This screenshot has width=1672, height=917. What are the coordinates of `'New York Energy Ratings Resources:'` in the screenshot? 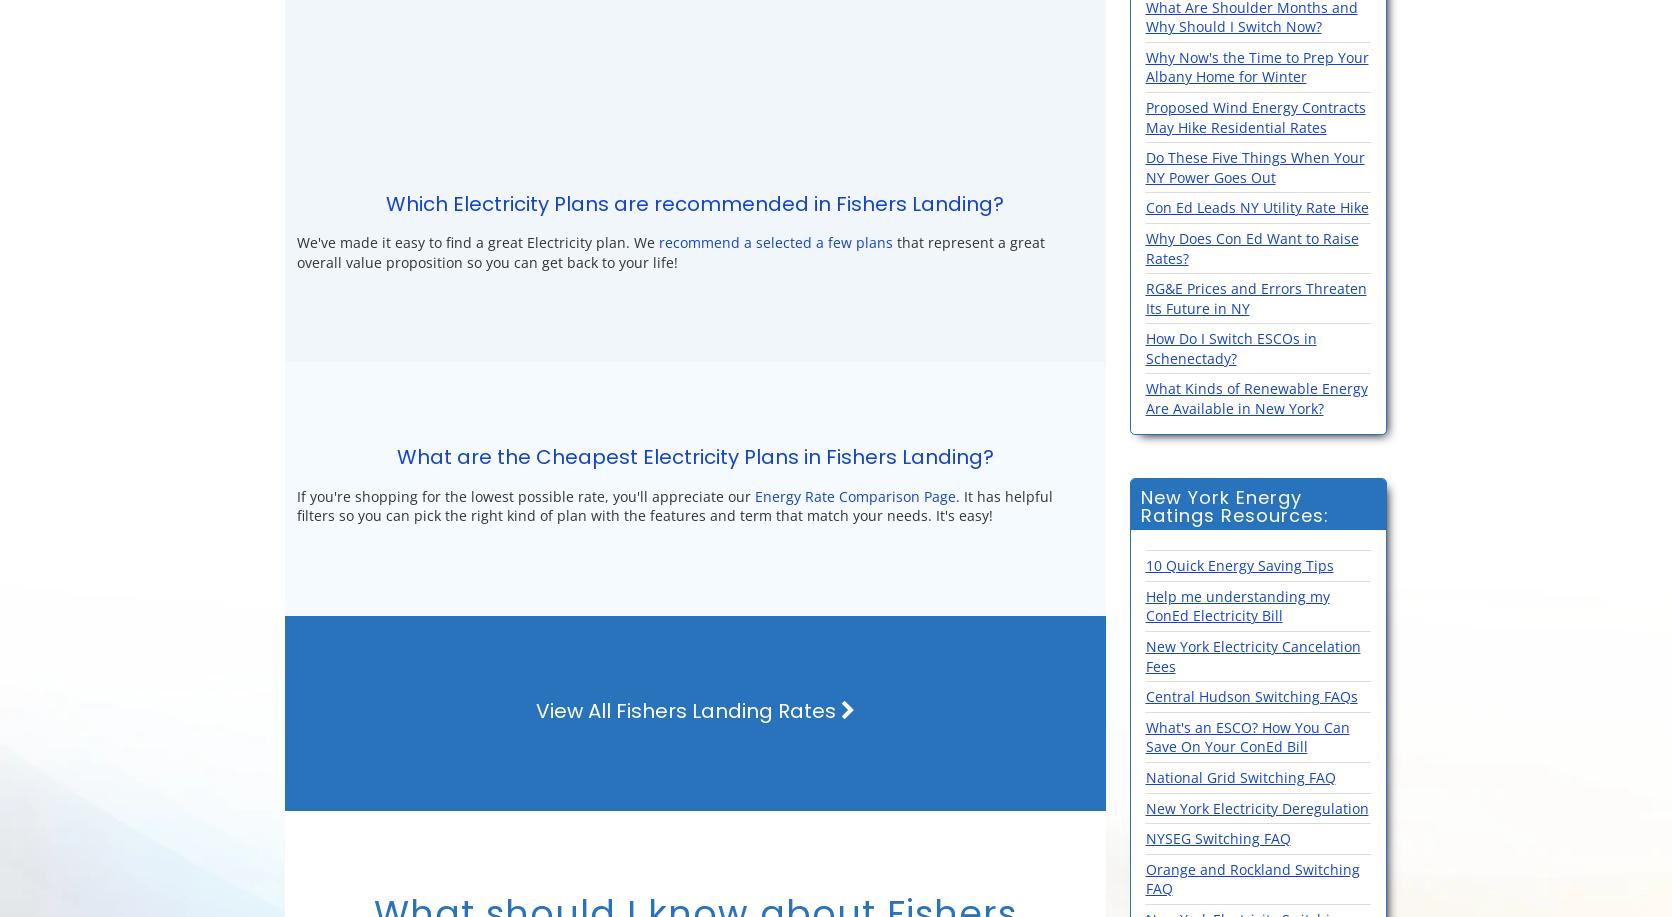 It's located at (1232, 505).